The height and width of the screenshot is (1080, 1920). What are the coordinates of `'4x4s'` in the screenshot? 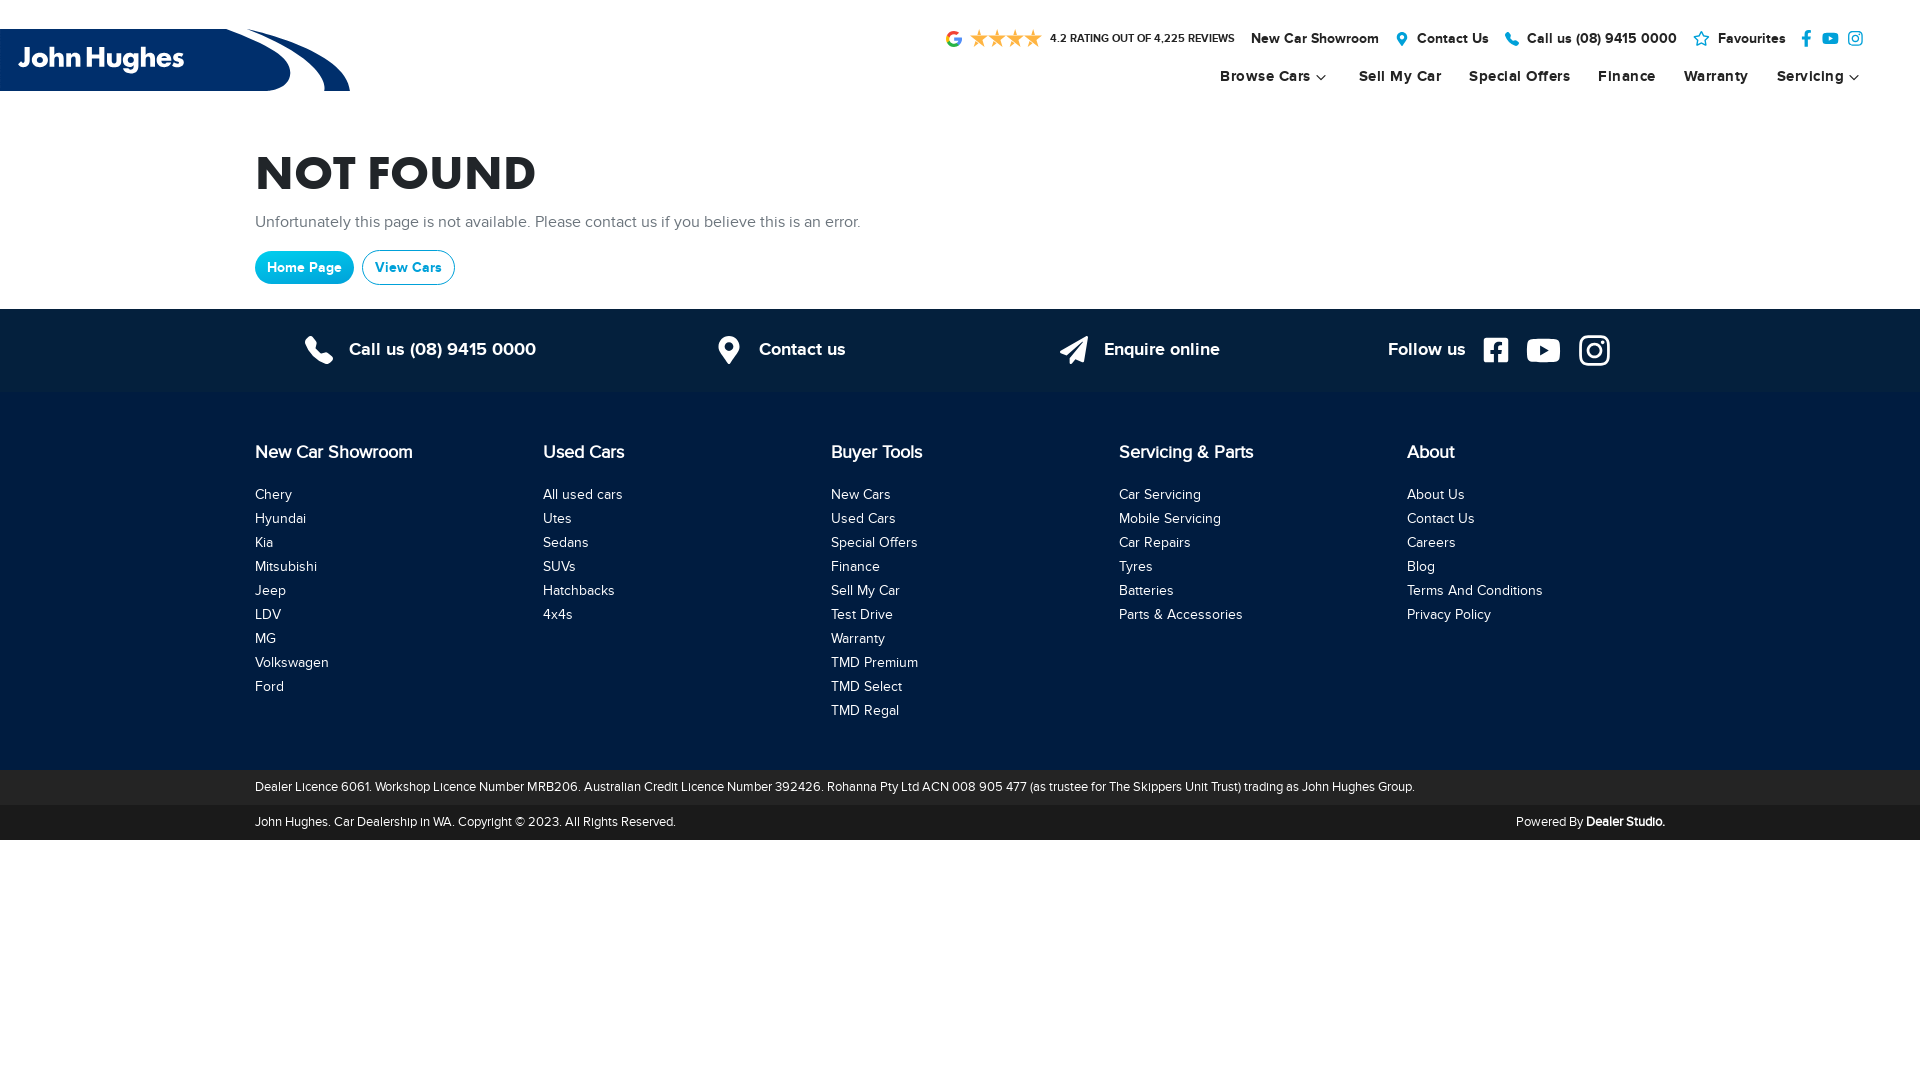 It's located at (557, 613).